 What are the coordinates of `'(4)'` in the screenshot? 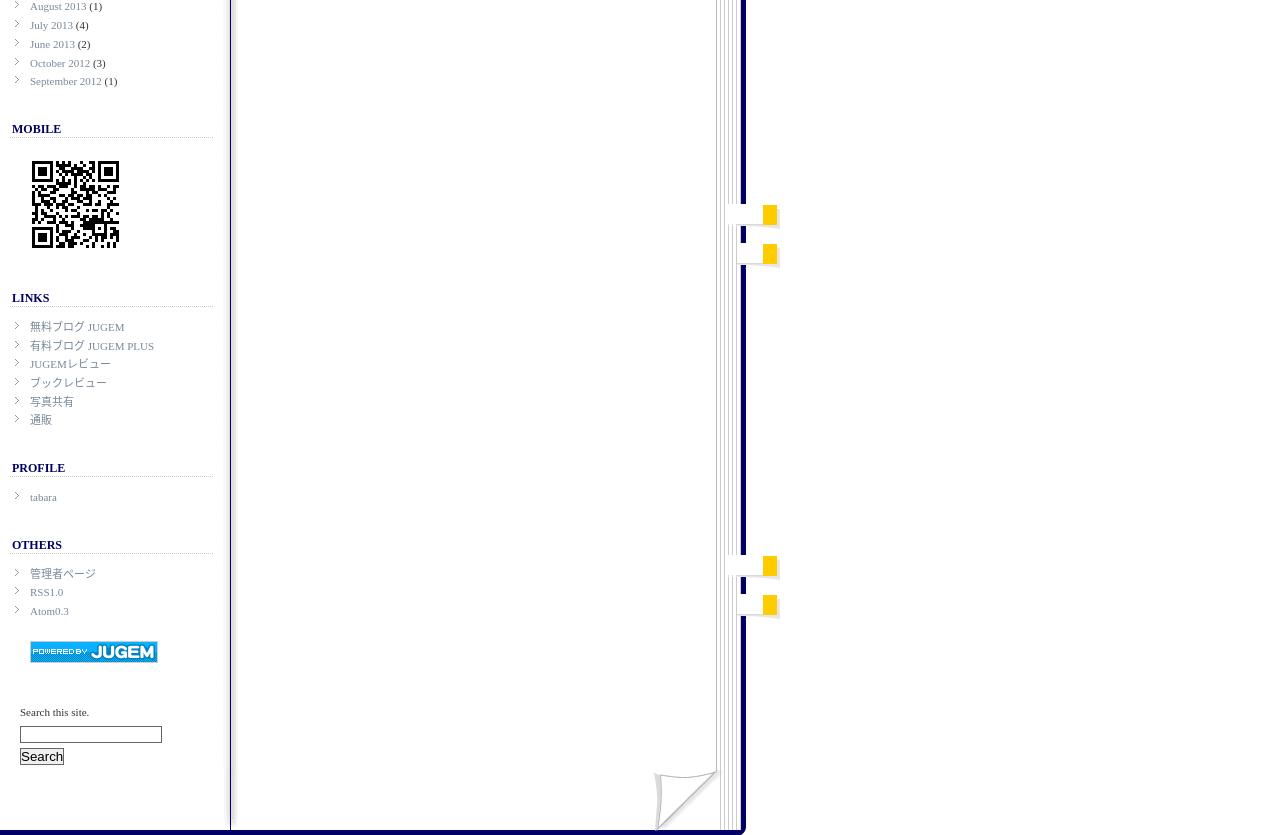 It's located at (80, 24).